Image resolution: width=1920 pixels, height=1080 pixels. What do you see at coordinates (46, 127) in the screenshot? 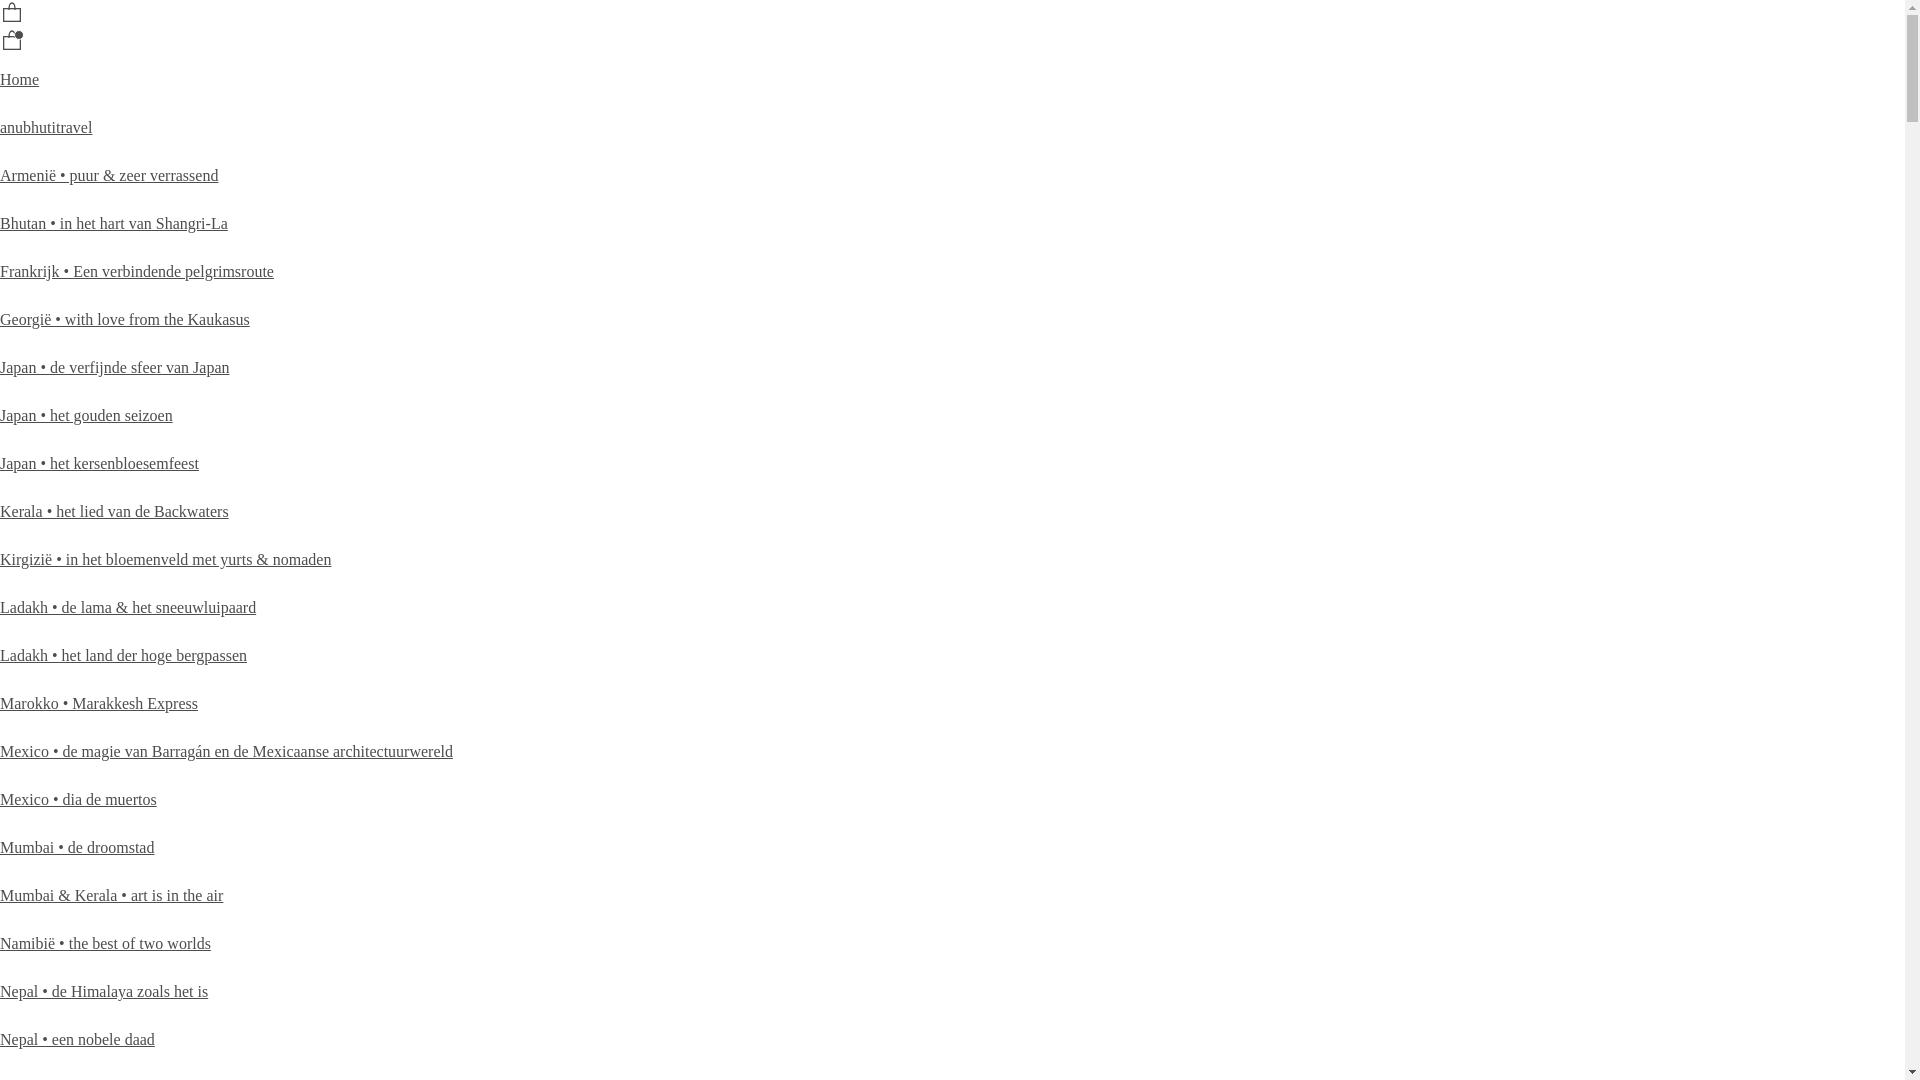
I see `'anubhutitravel'` at bounding box center [46, 127].